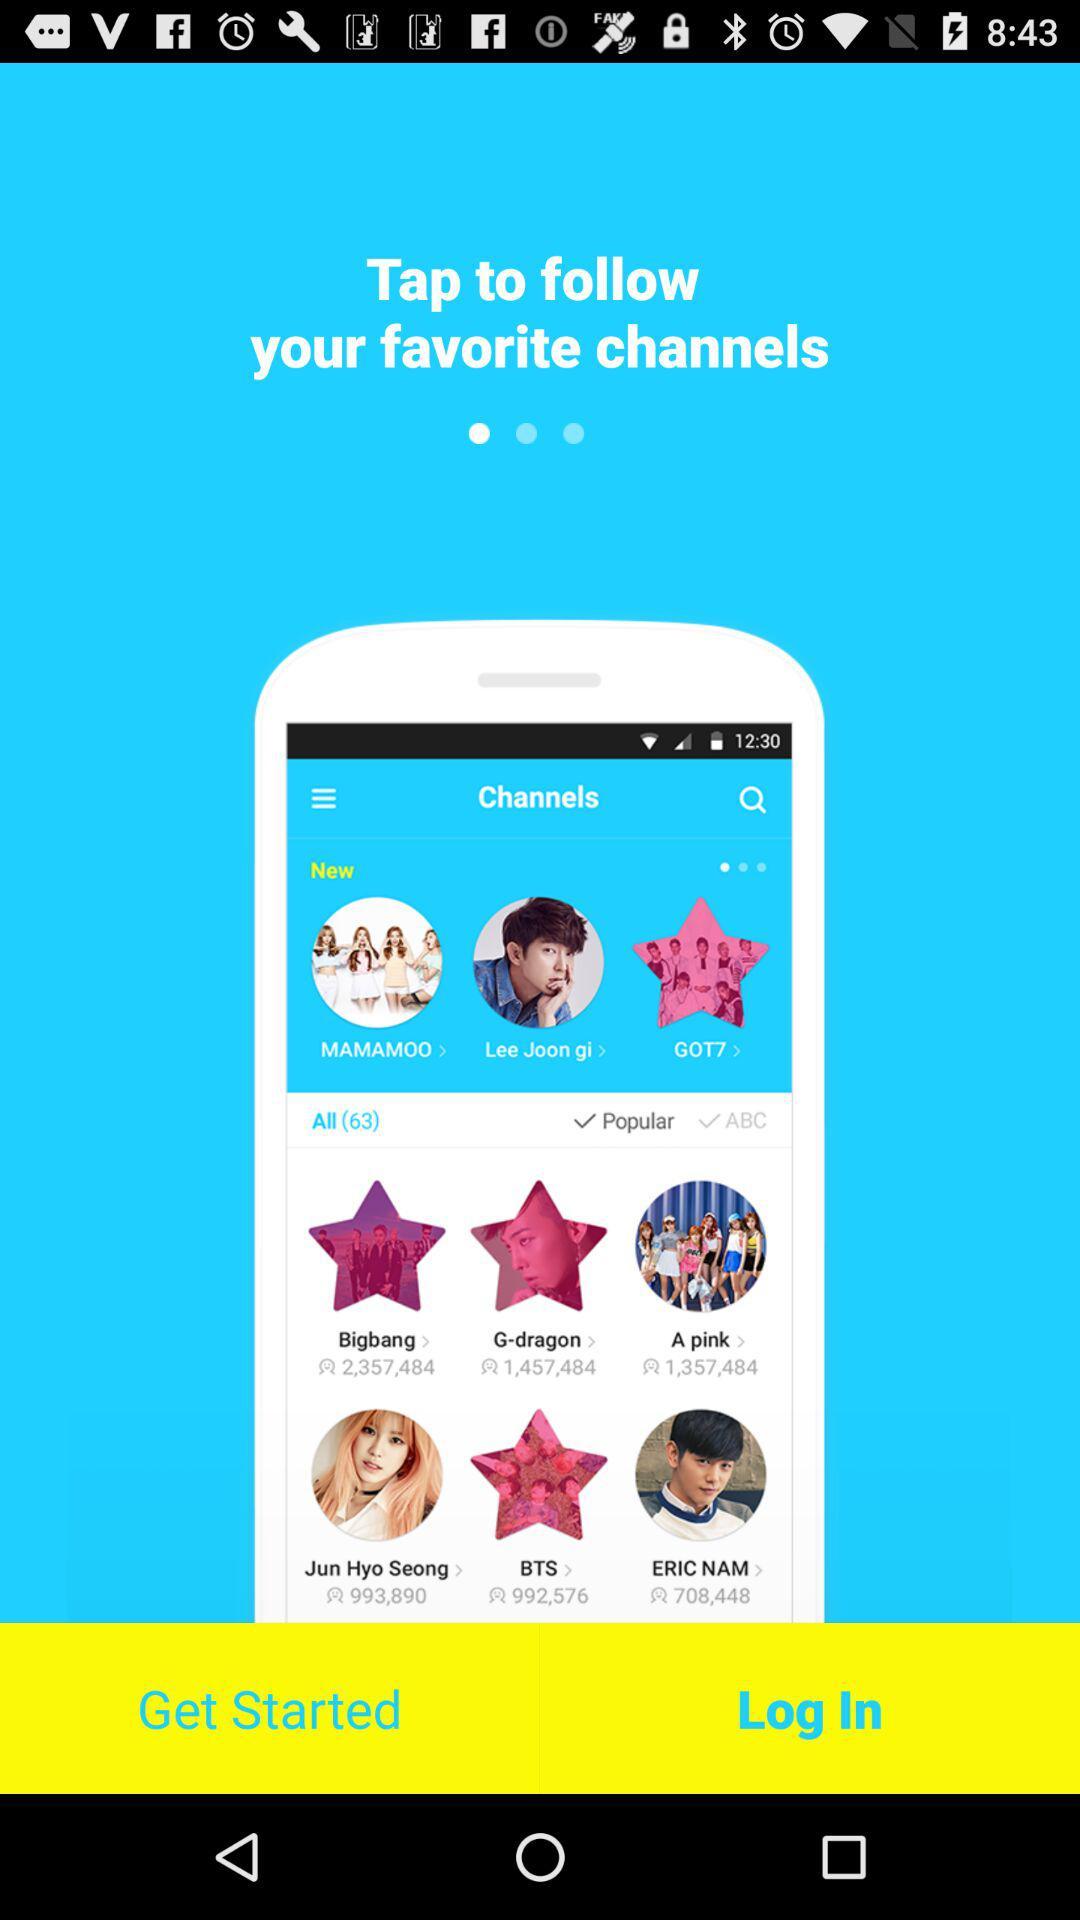 This screenshot has width=1080, height=1920. What do you see at coordinates (810, 1707) in the screenshot?
I see `the icon next to get started item` at bounding box center [810, 1707].